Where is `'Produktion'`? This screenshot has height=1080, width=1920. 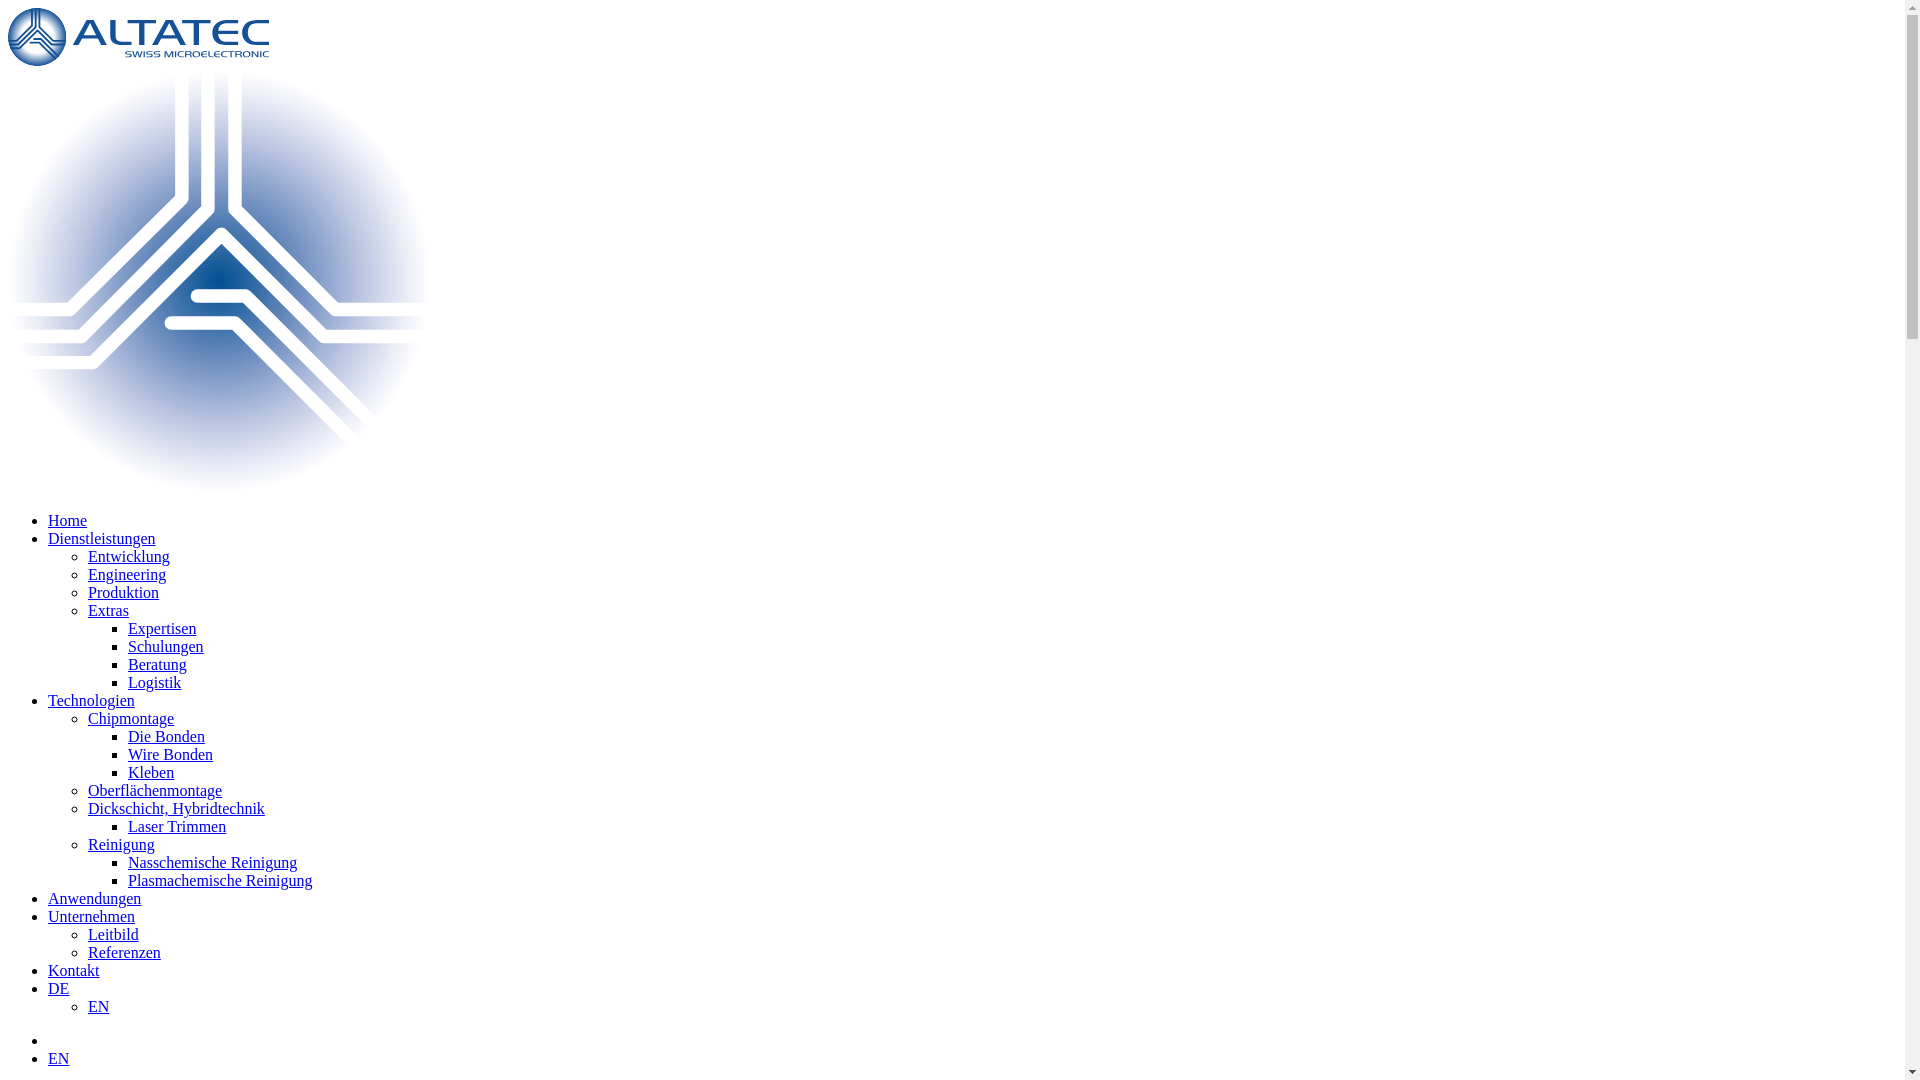 'Produktion' is located at coordinates (122, 591).